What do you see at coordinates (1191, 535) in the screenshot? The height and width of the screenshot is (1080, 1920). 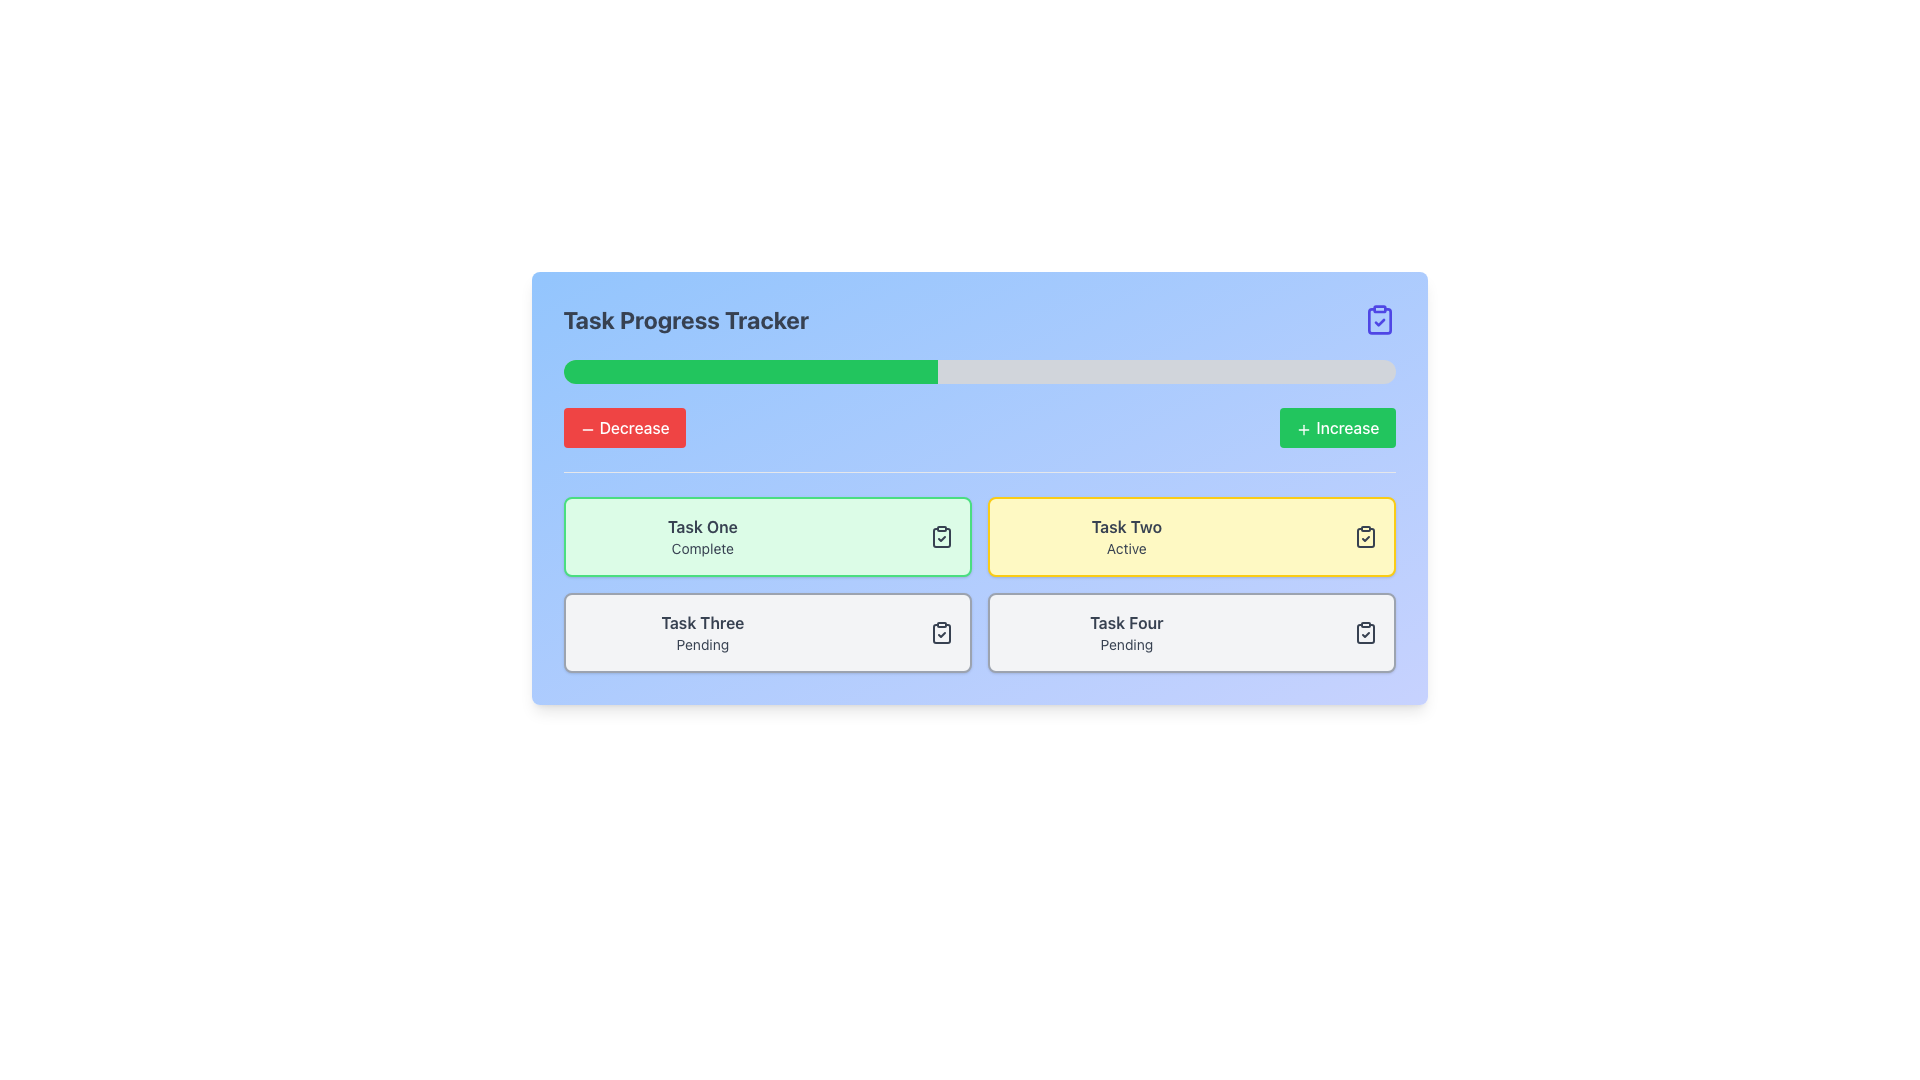 I see `the Card component that displays the task name 'Task Two' and its status 'Active', located in the top row, second column of the task tracking system` at bounding box center [1191, 535].